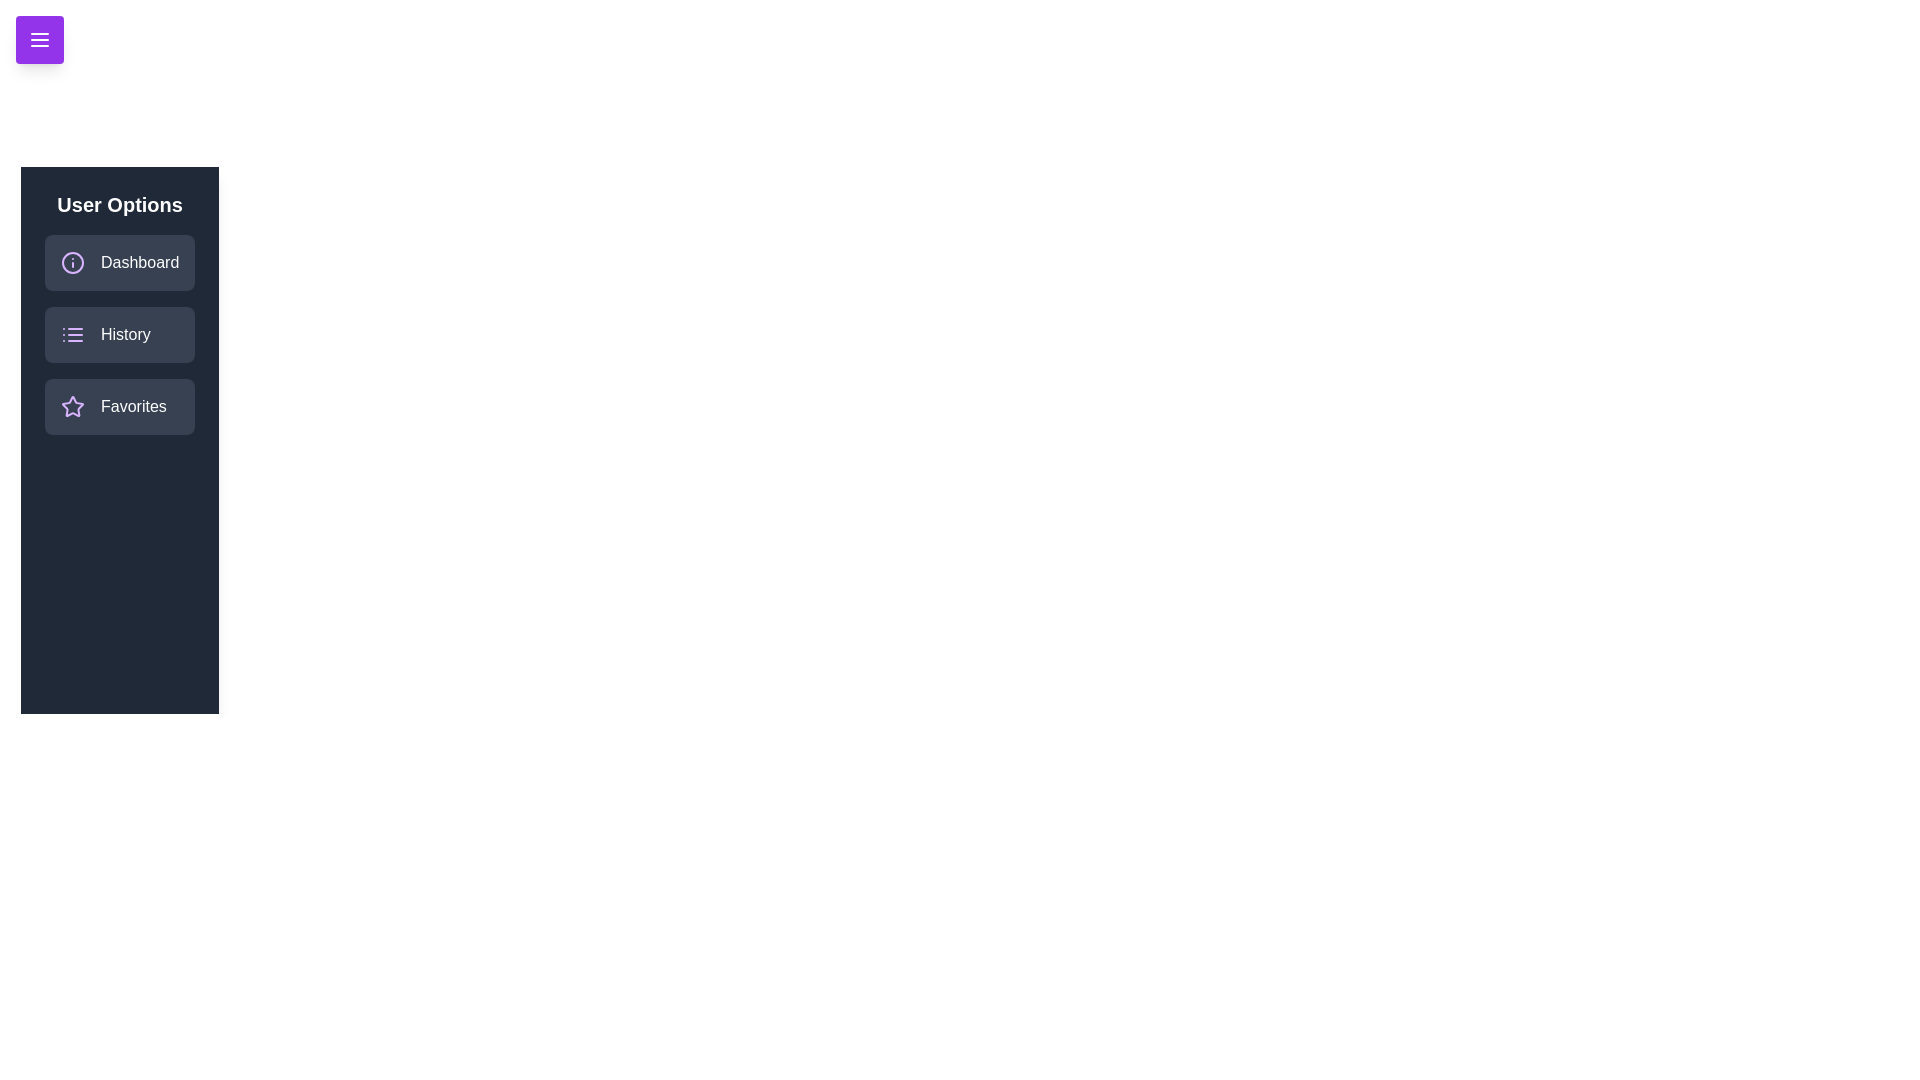 The image size is (1920, 1080). What do you see at coordinates (119, 334) in the screenshot?
I see `the 'History' menu option` at bounding box center [119, 334].